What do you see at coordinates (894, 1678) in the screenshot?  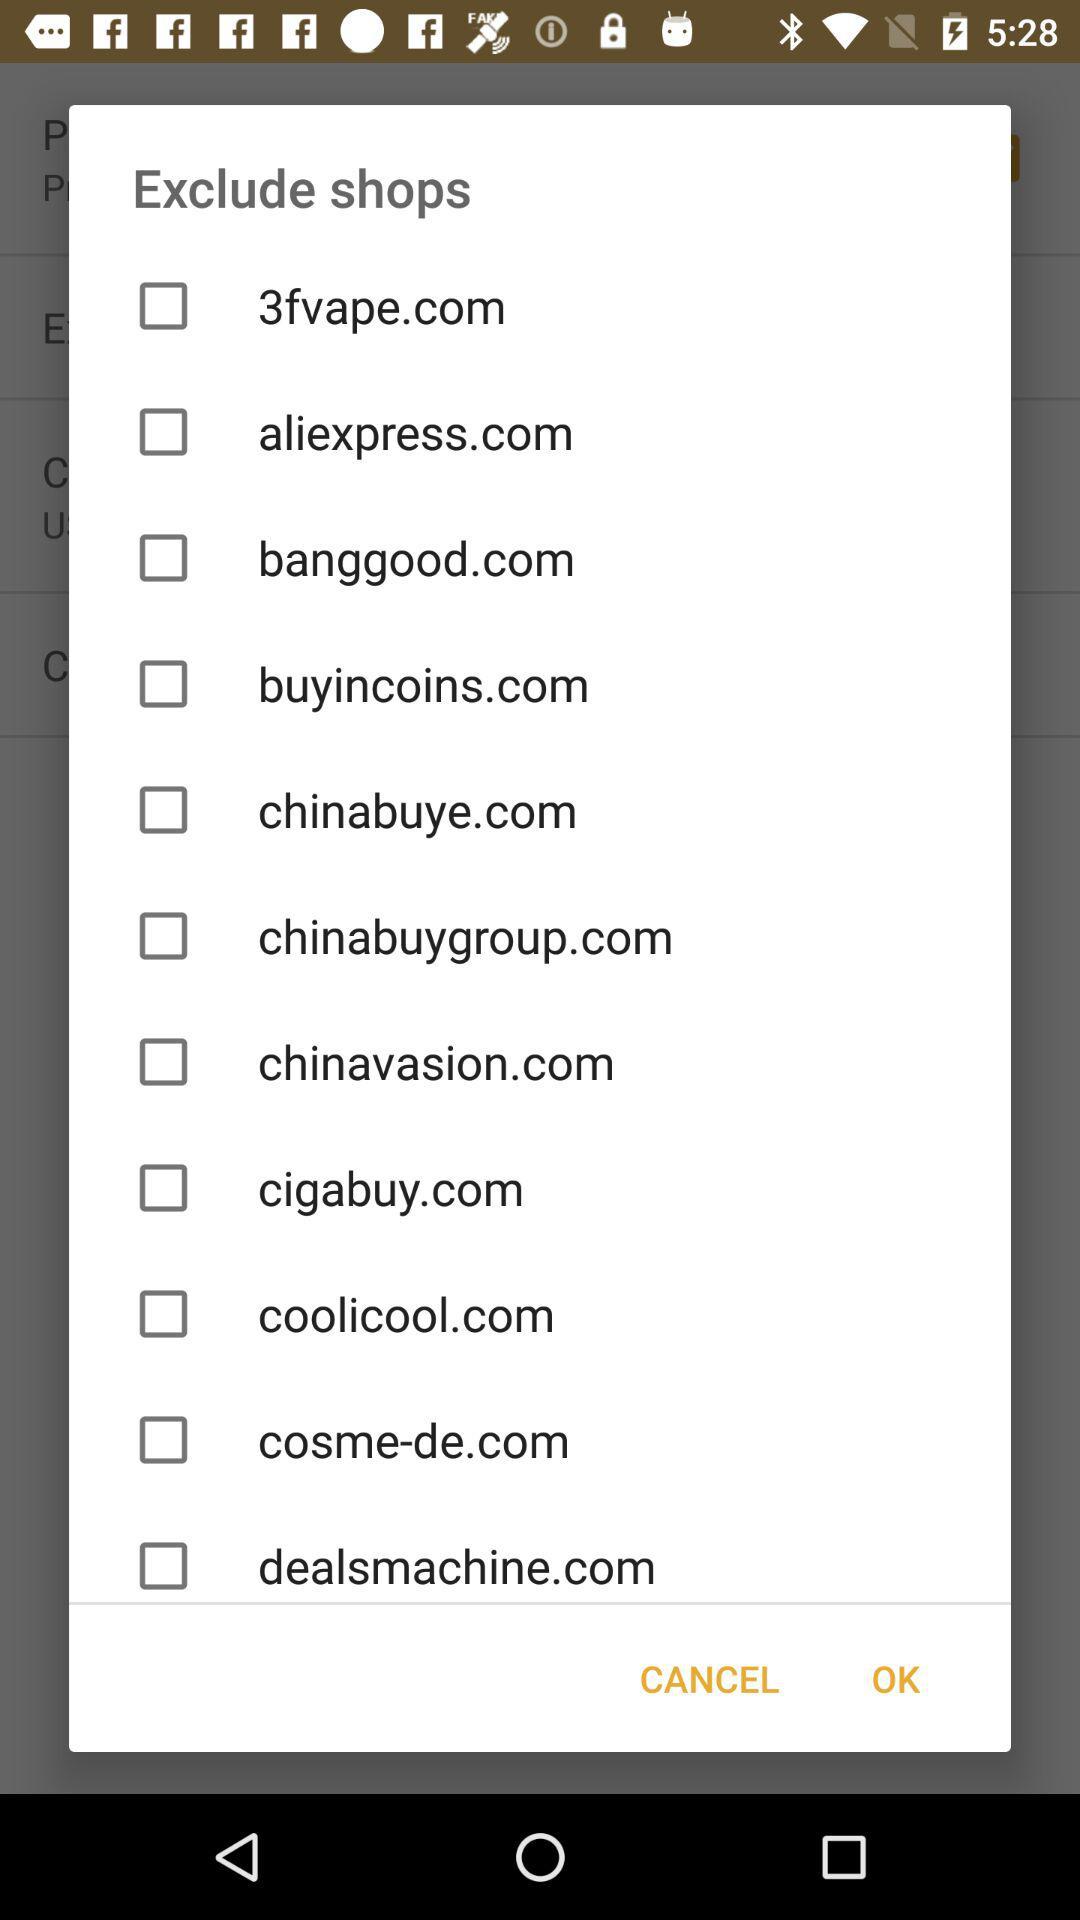 I see `item next to cancel` at bounding box center [894, 1678].